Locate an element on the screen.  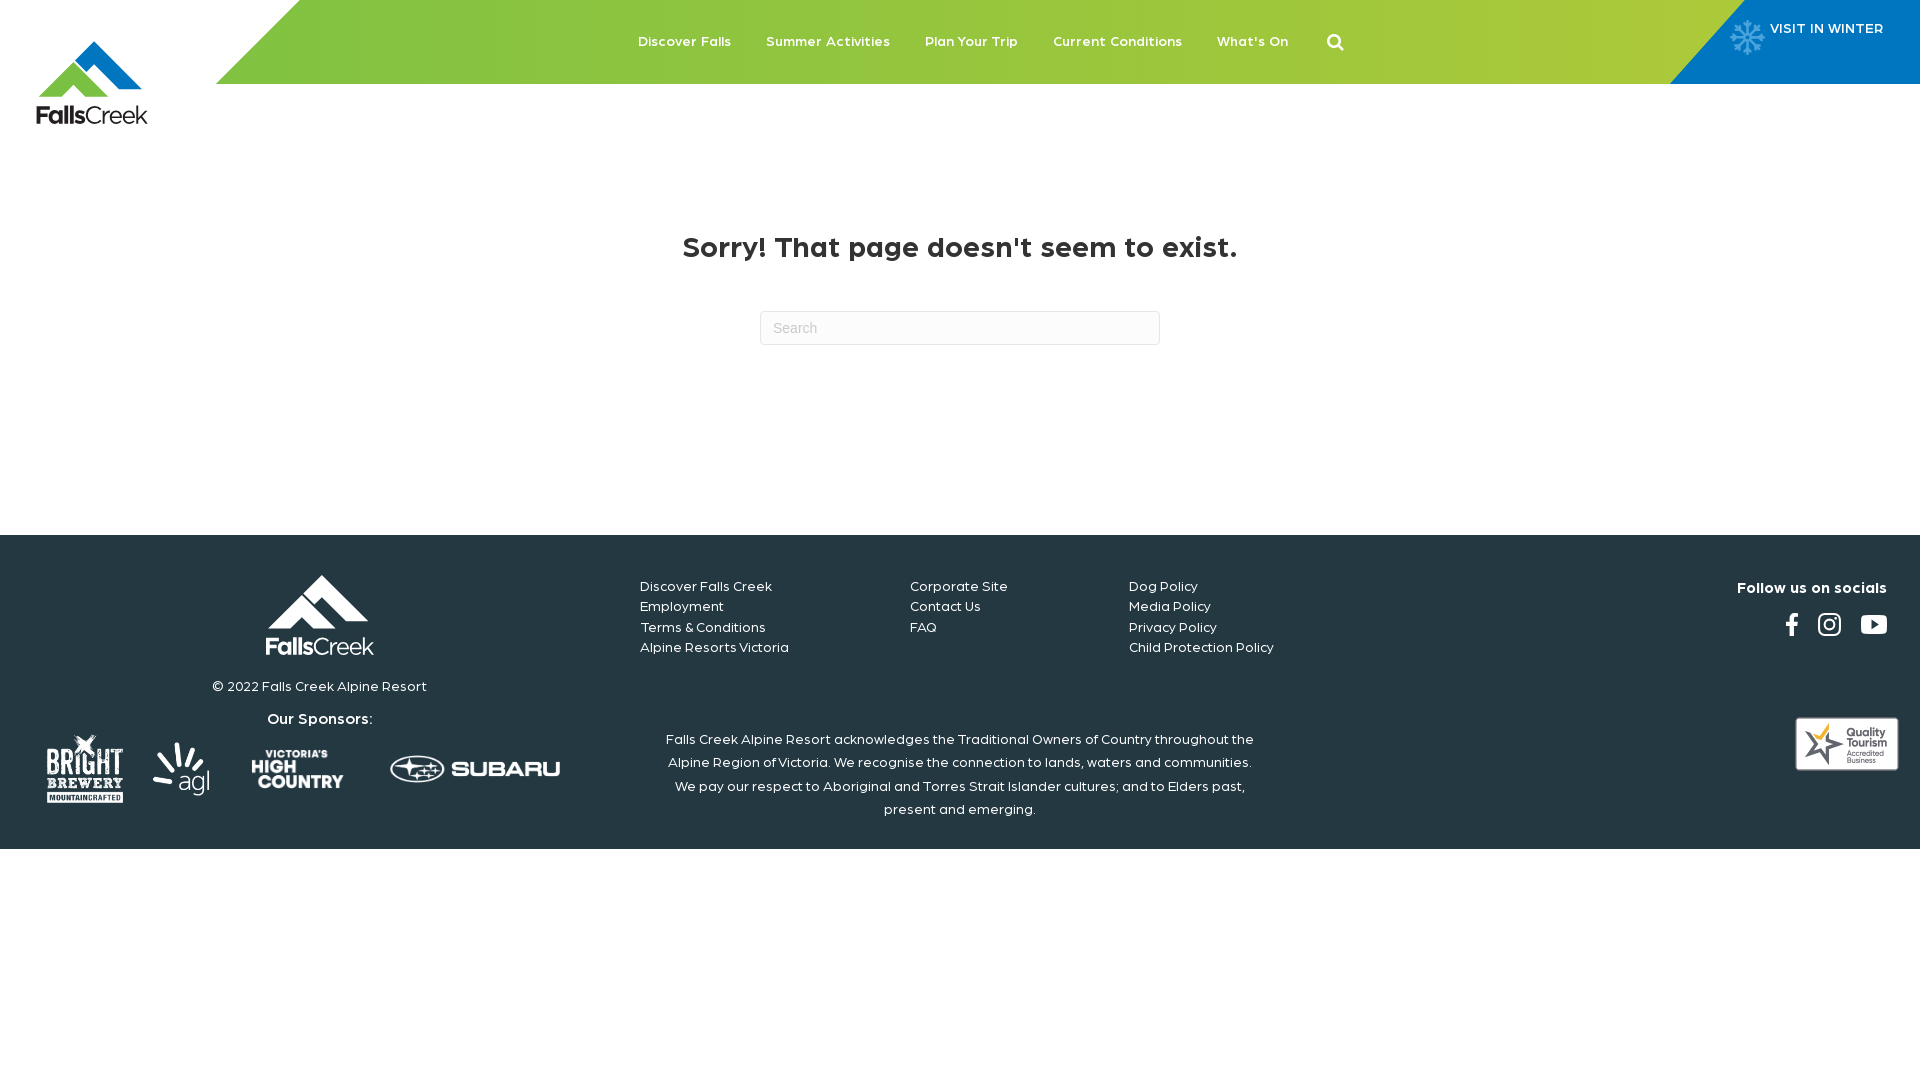
'Privacy Policy' is located at coordinates (1172, 624).